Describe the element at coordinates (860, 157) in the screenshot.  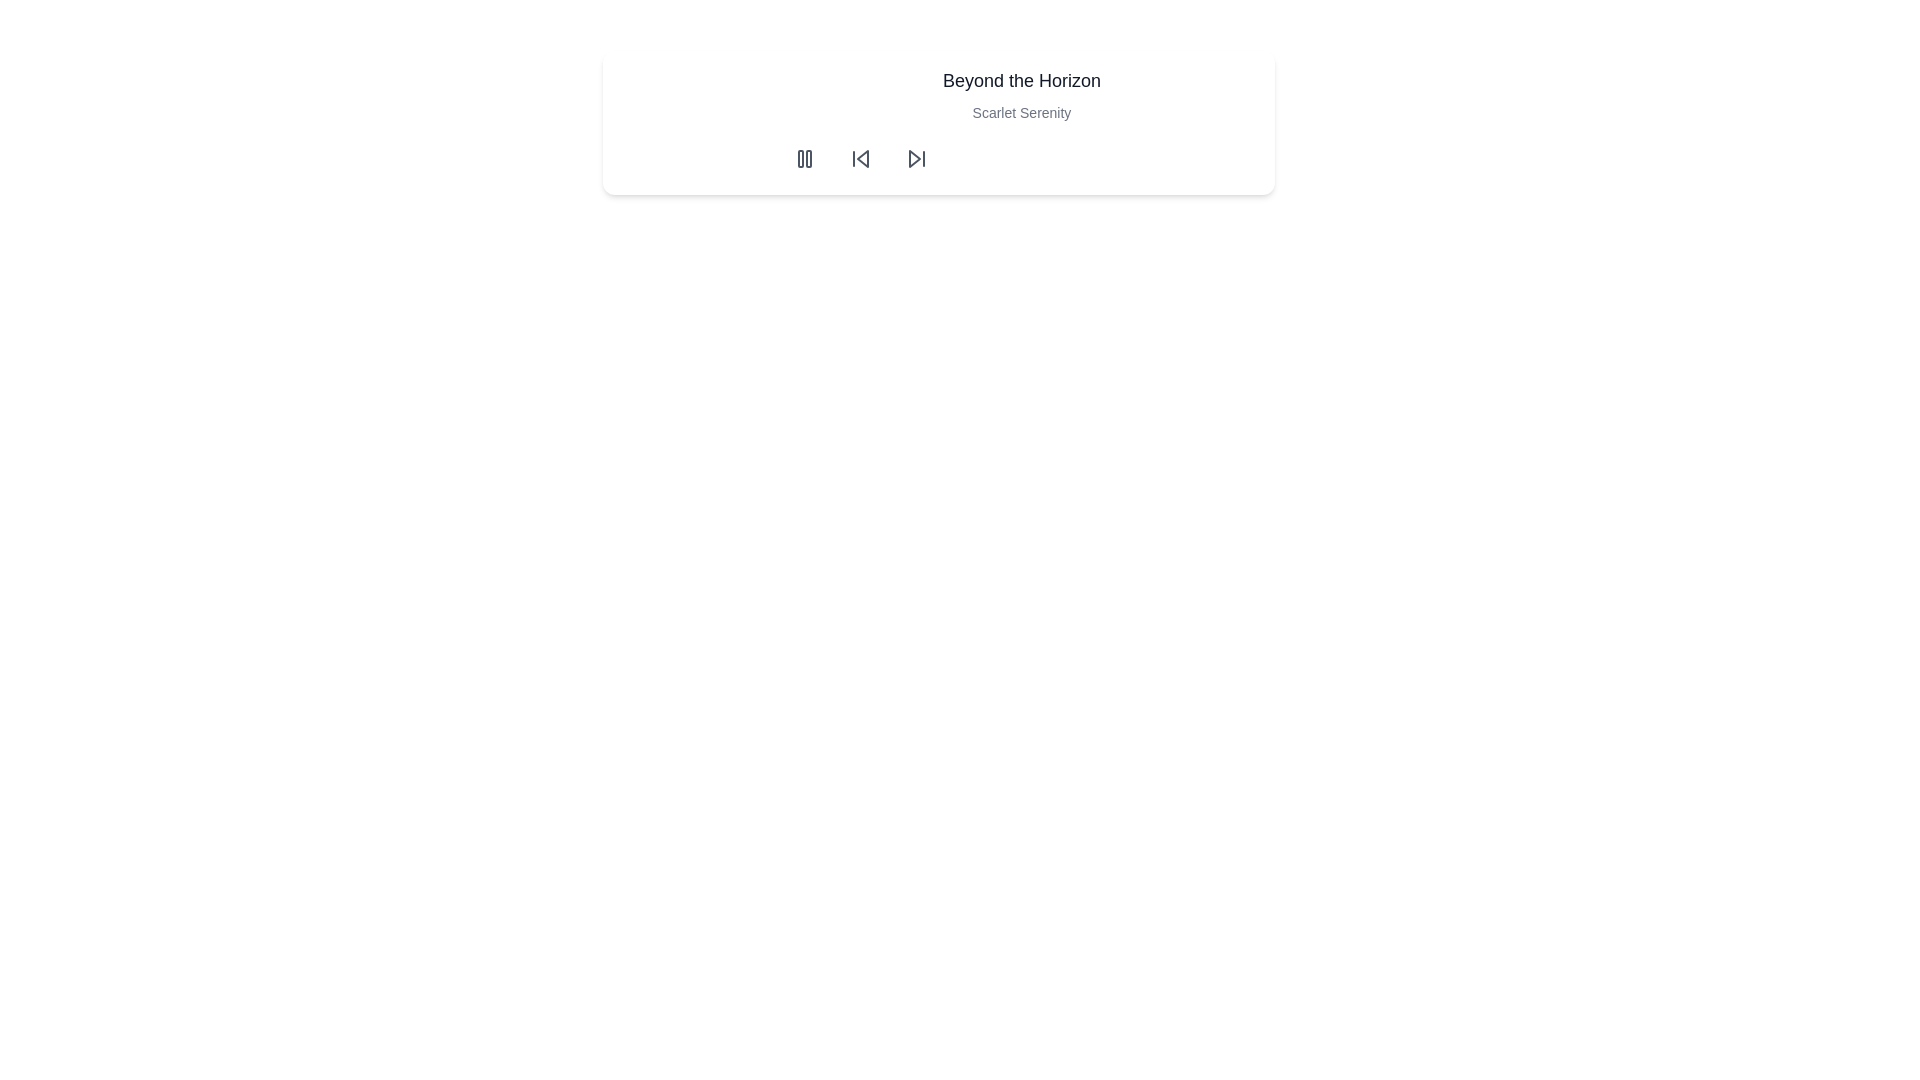
I see `the left-pointing double arrow icon button` at that location.